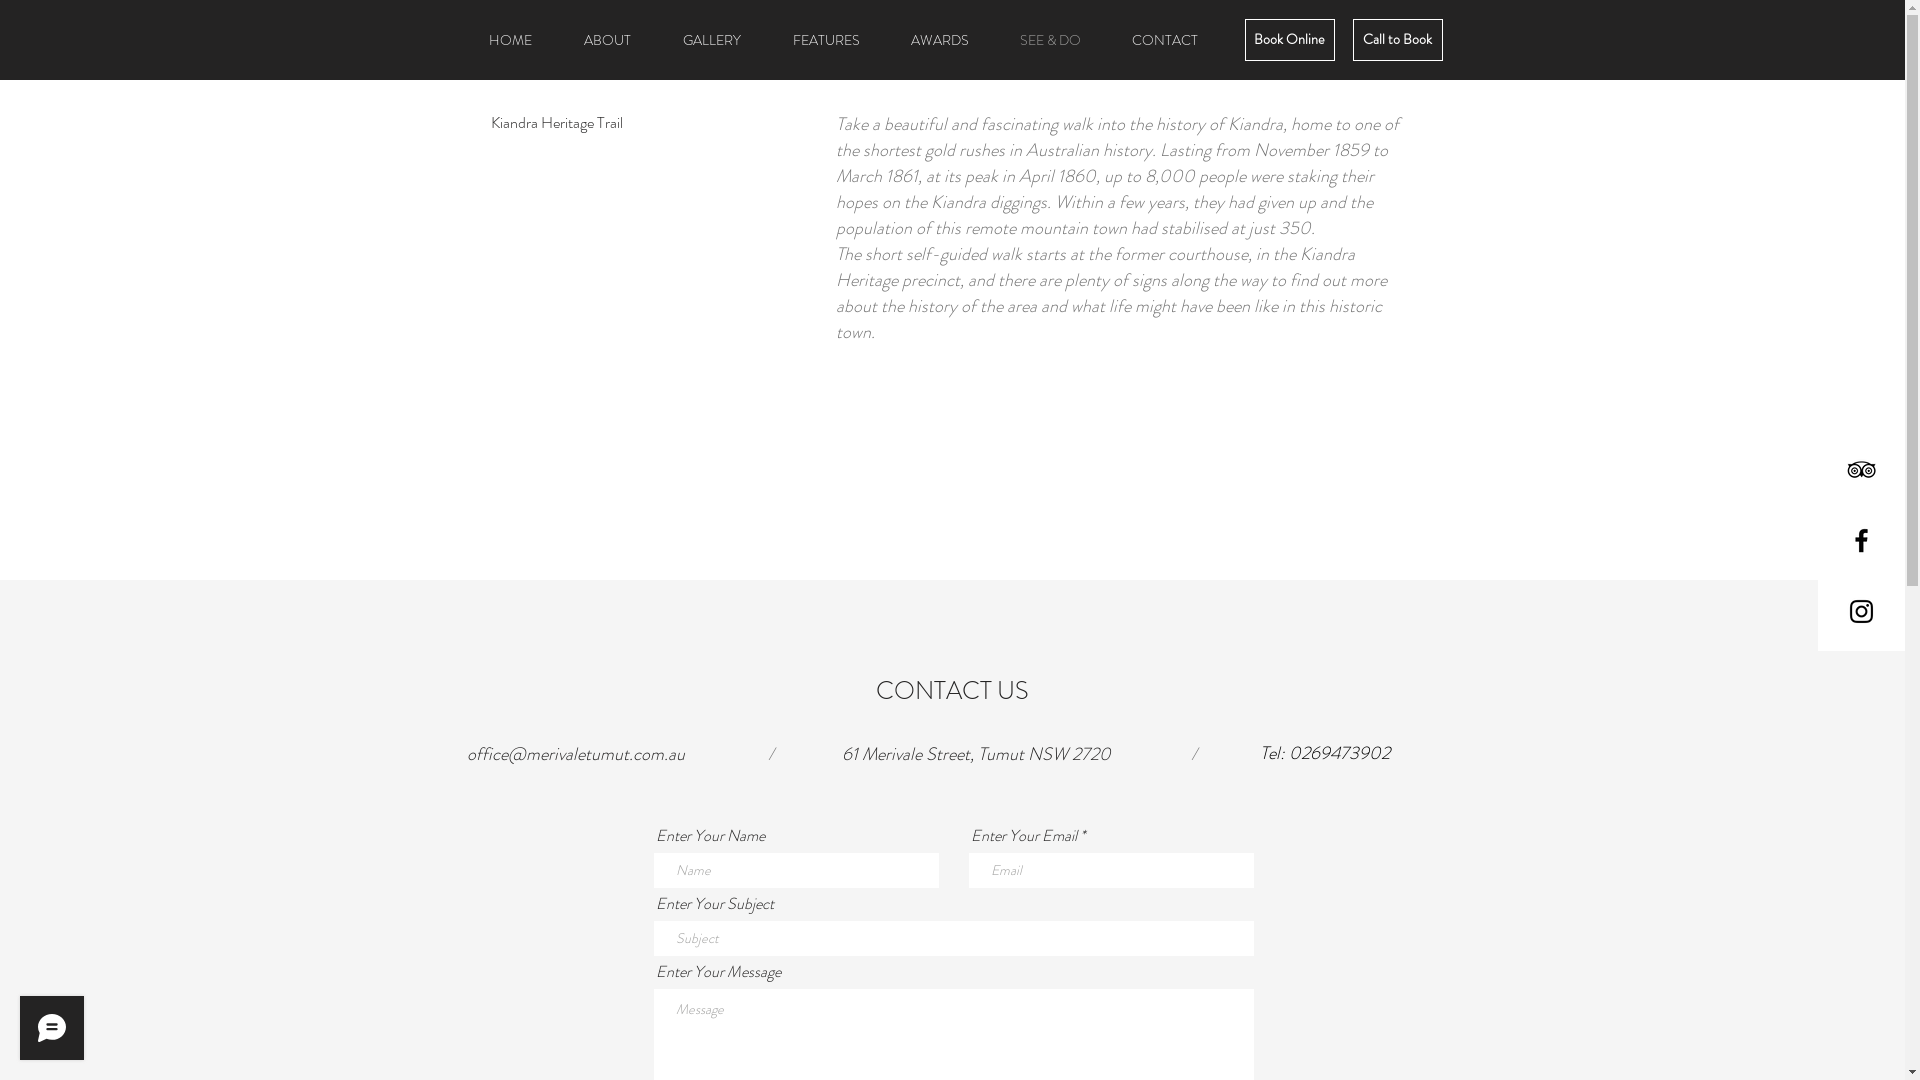  Describe the element at coordinates (1164, 39) in the screenshot. I see `'CONTACT'` at that location.